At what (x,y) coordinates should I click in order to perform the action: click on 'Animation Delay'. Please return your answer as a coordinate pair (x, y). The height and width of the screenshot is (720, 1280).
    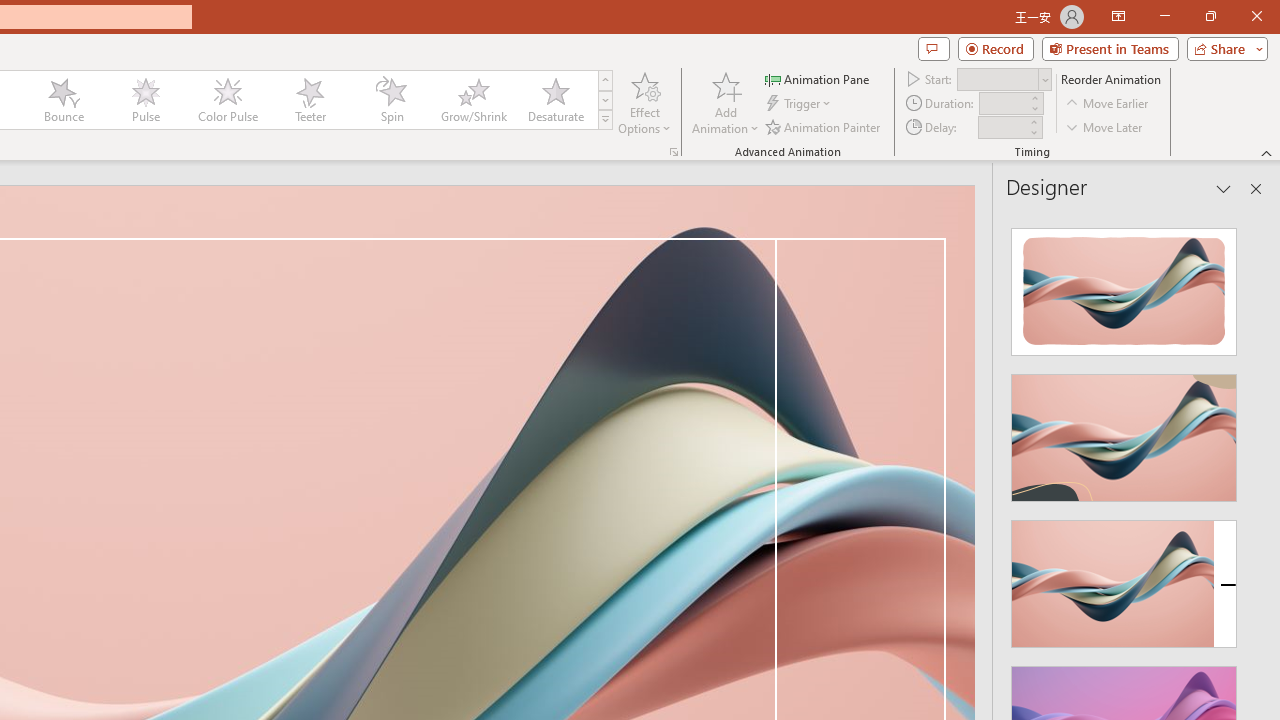
    Looking at the image, I should click on (1002, 127).